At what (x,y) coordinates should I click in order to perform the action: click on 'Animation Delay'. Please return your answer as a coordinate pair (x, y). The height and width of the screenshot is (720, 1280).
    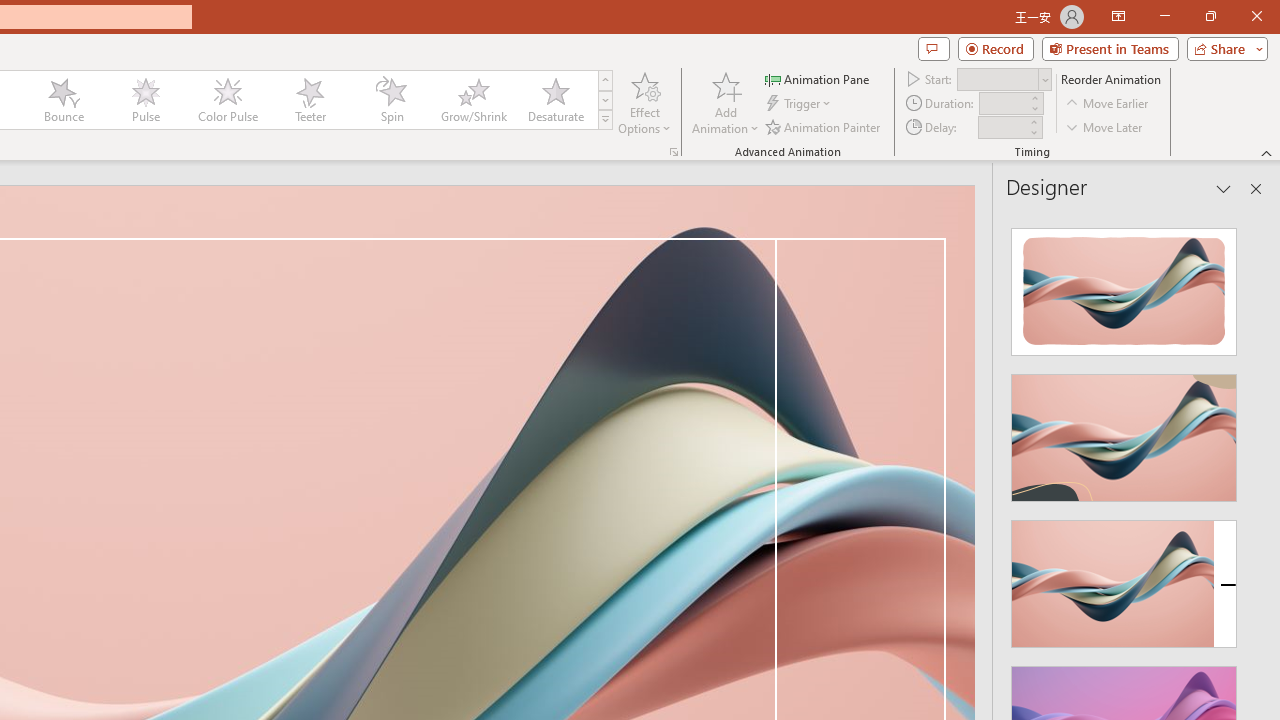
    Looking at the image, I should click on (1002, 127).